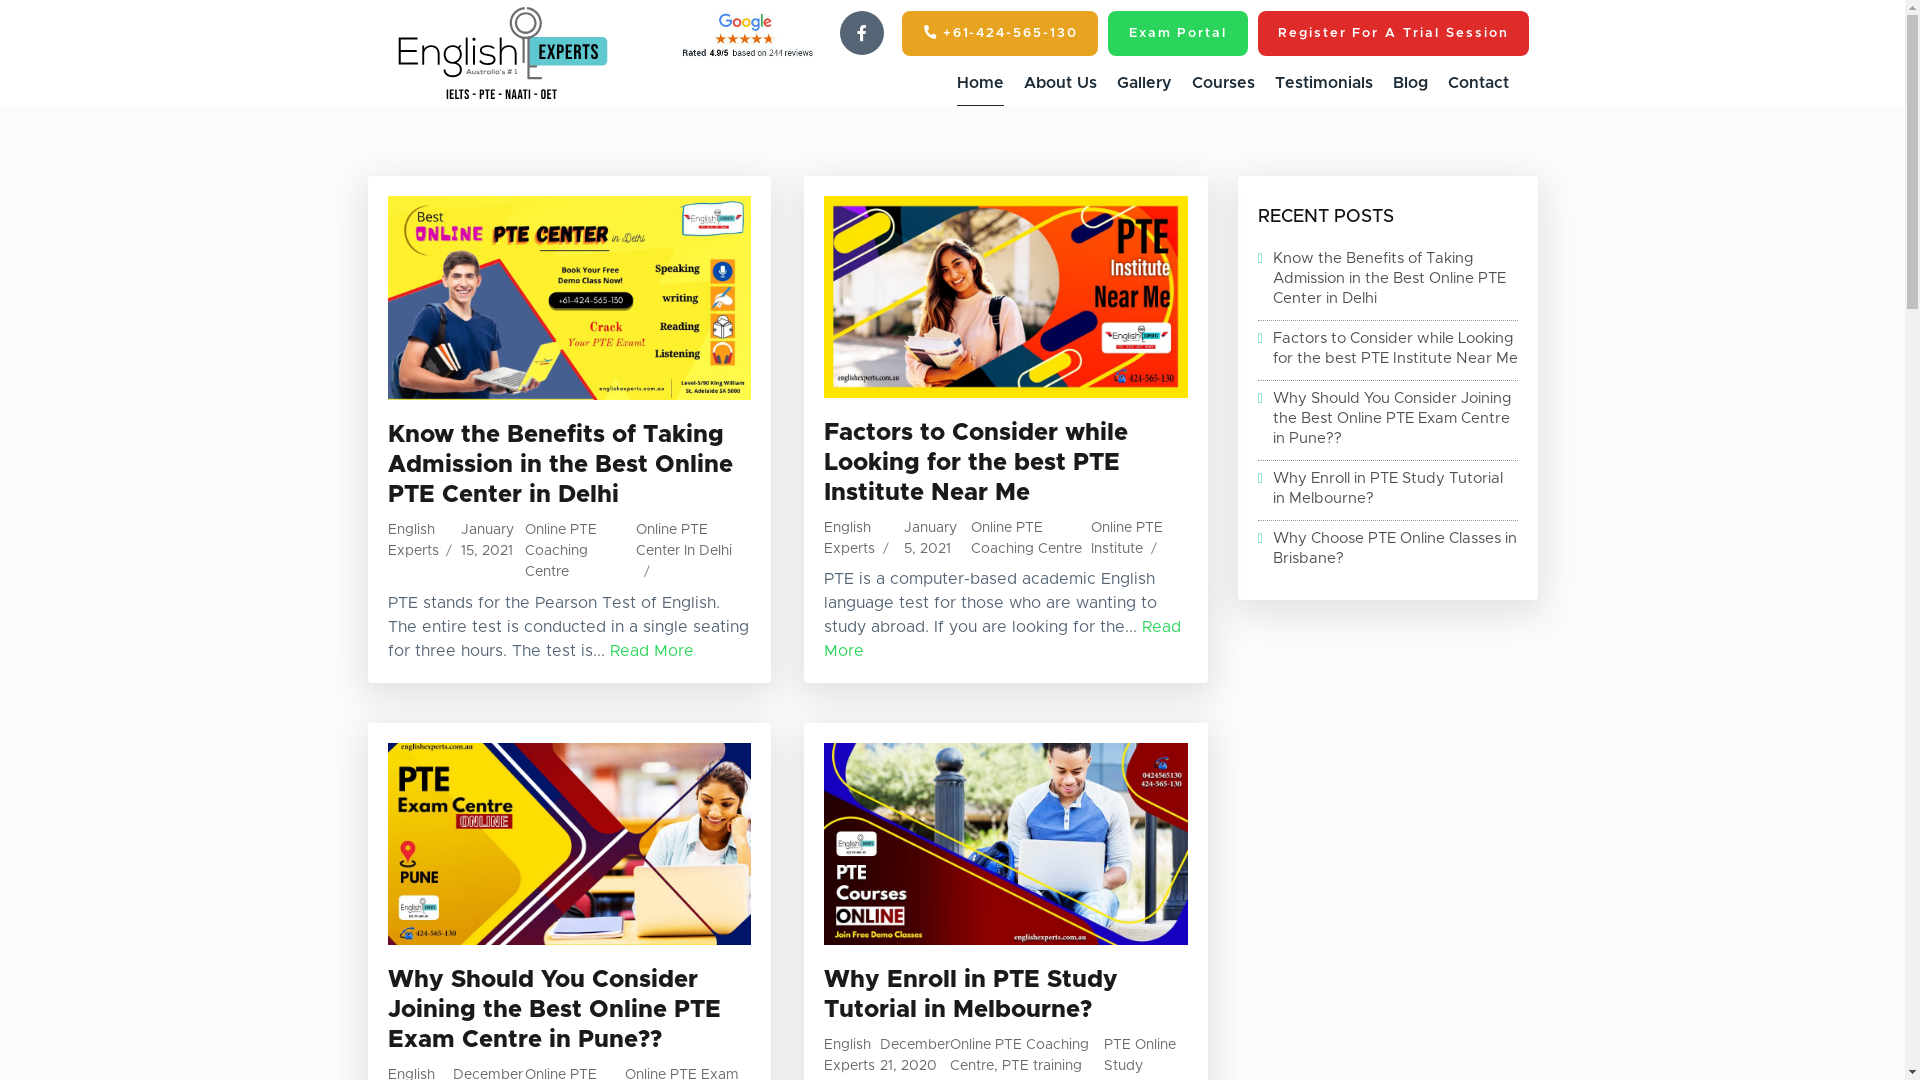  Describe the element at coordinates (634, 540) in the screenshot. I see `'Online PTE Center In Delhi'` at that location.